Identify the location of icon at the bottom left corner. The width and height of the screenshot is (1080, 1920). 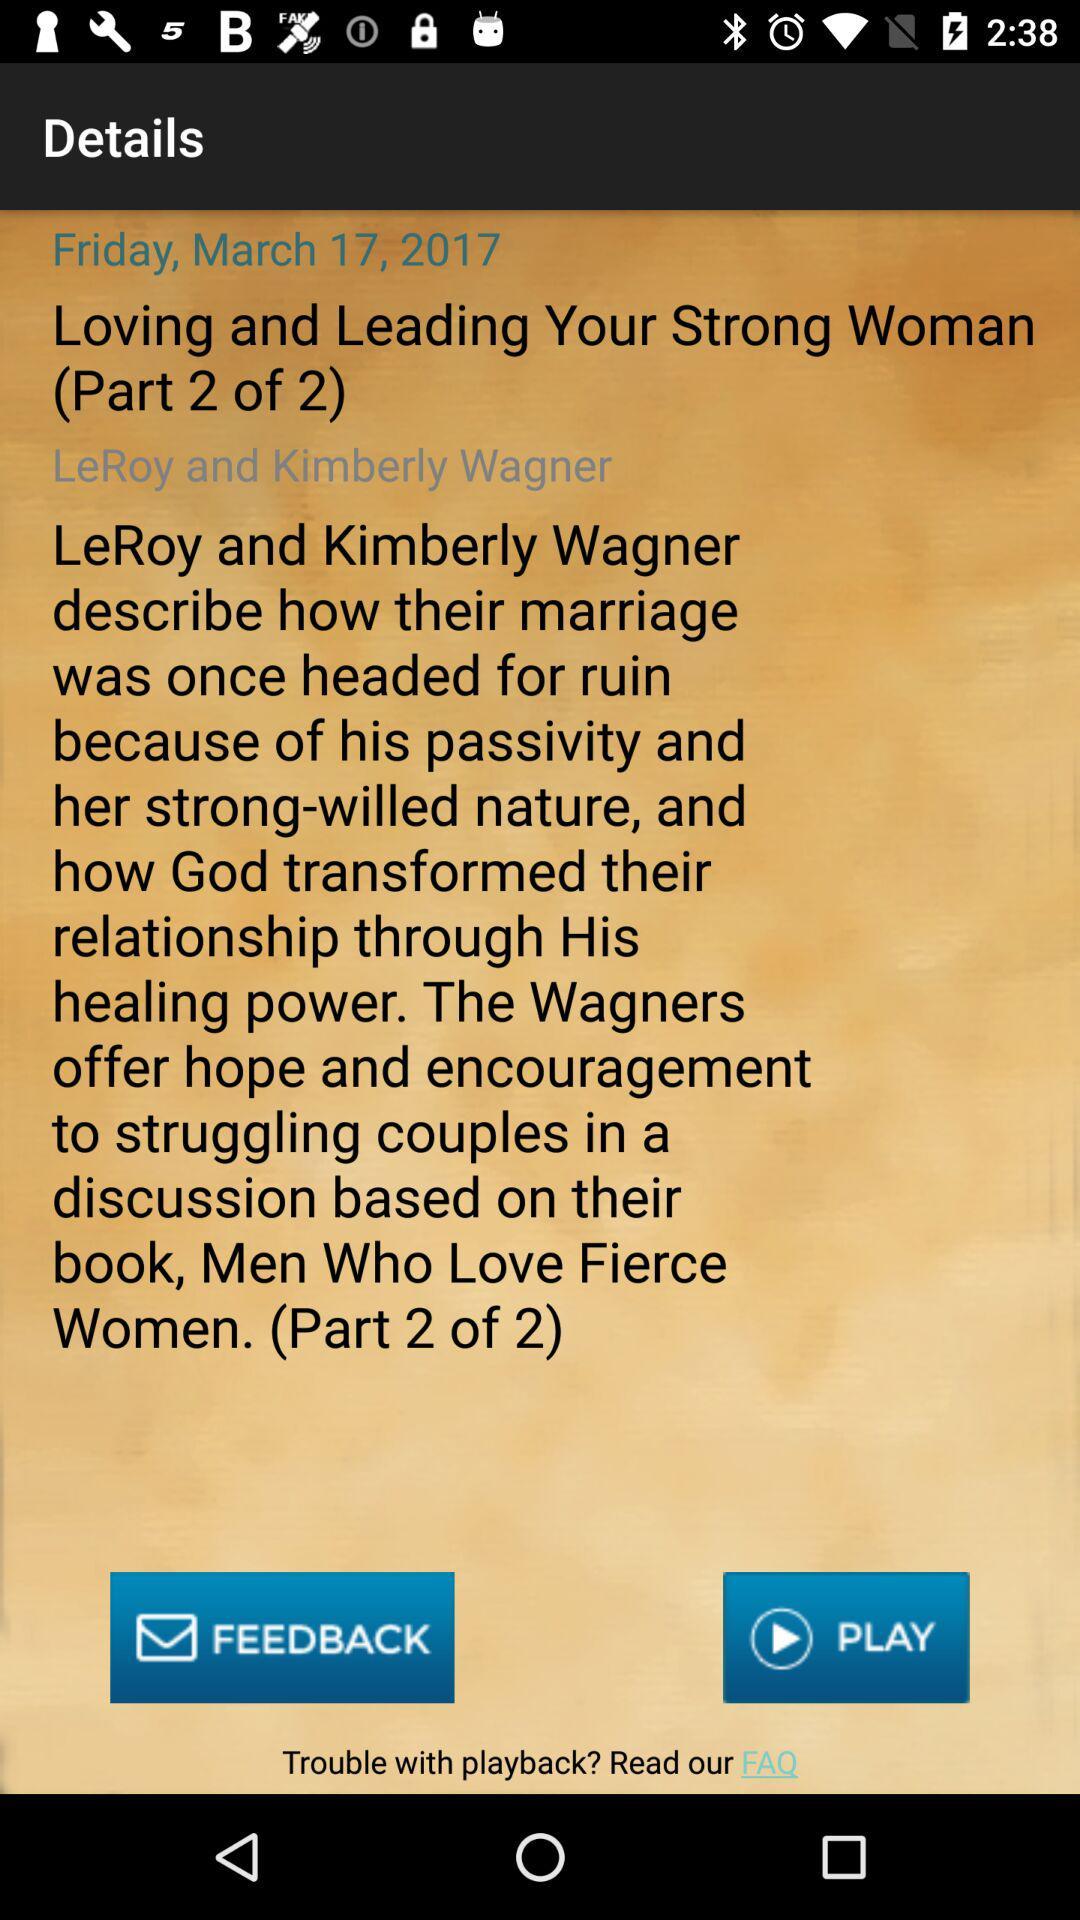
(282, 1637).